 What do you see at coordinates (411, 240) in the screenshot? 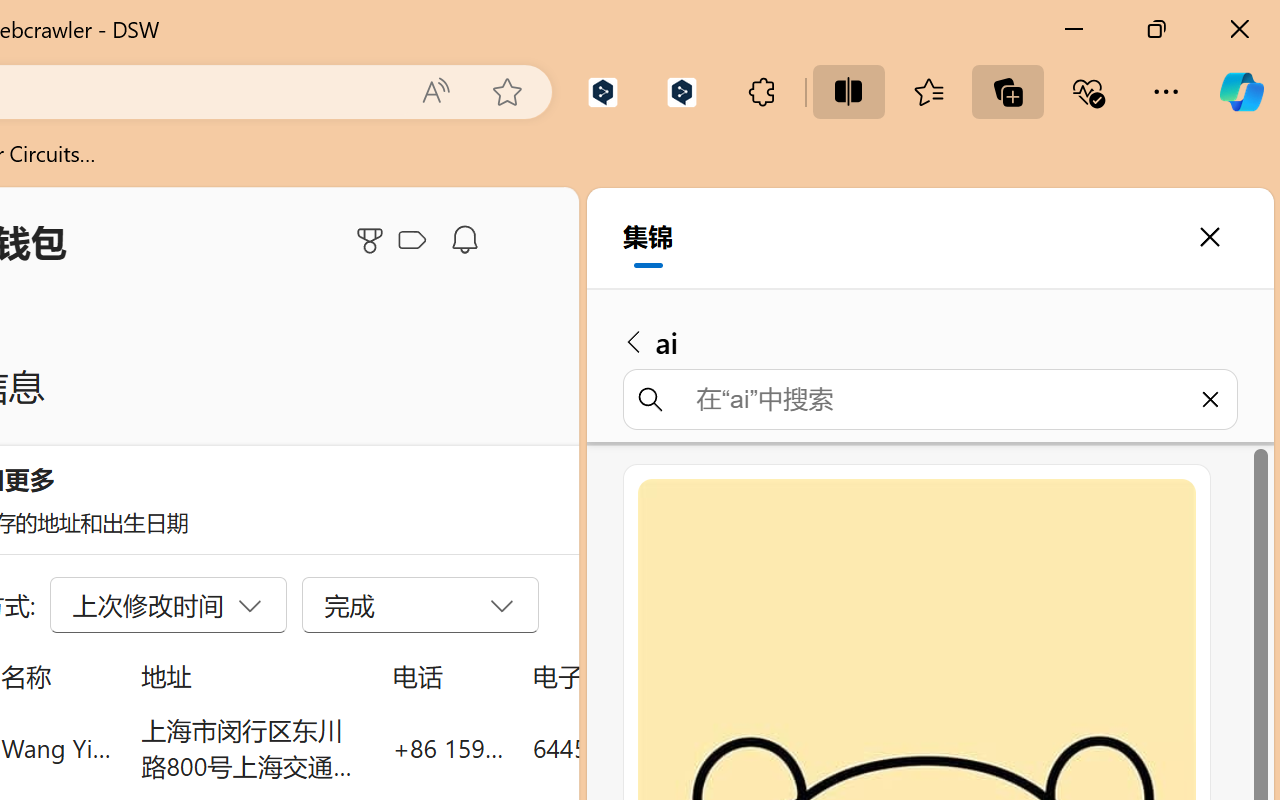
I see `'Class: ___1lmltc5 f1agt3bx f12qytpq'` at bounding box center [411, 240].